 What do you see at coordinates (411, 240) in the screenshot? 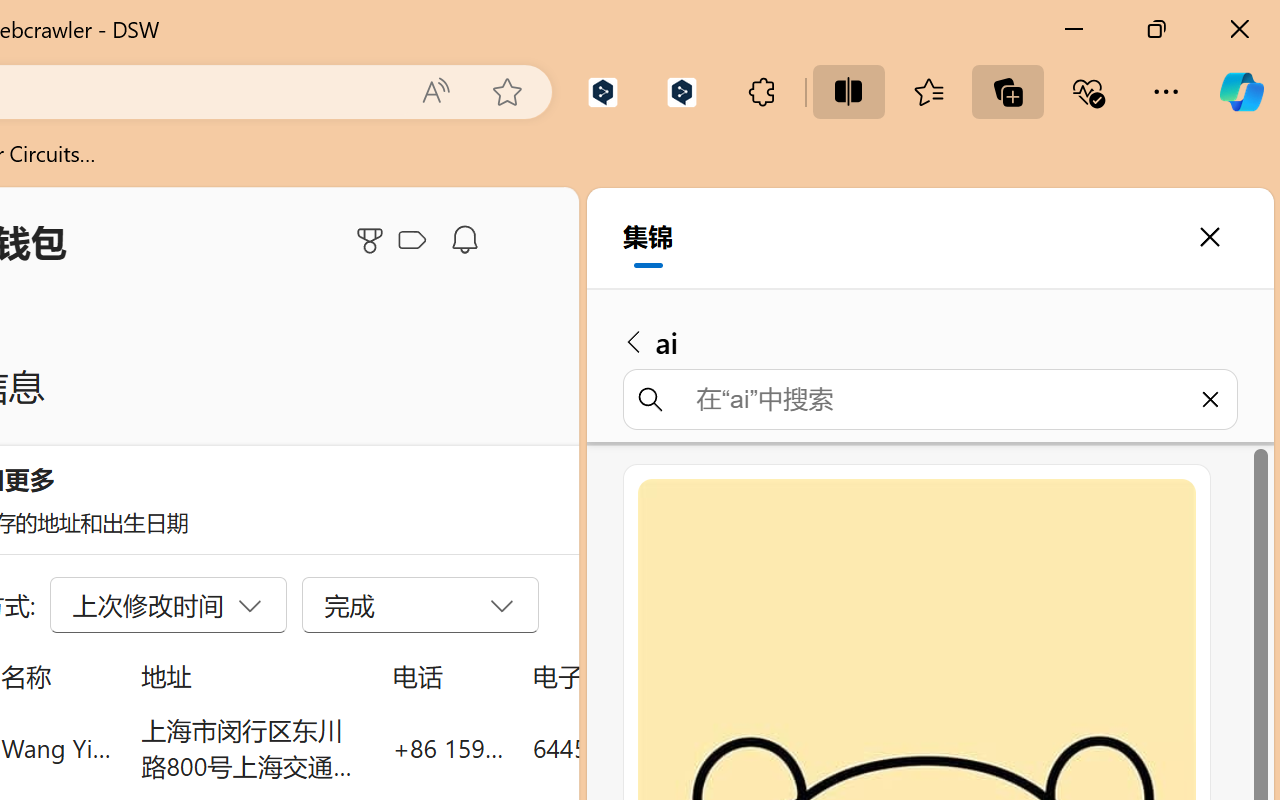
I see `'Class: ___1lmltc5 f1agt3bx f12qytpq'` at bounding box center [411, 240].